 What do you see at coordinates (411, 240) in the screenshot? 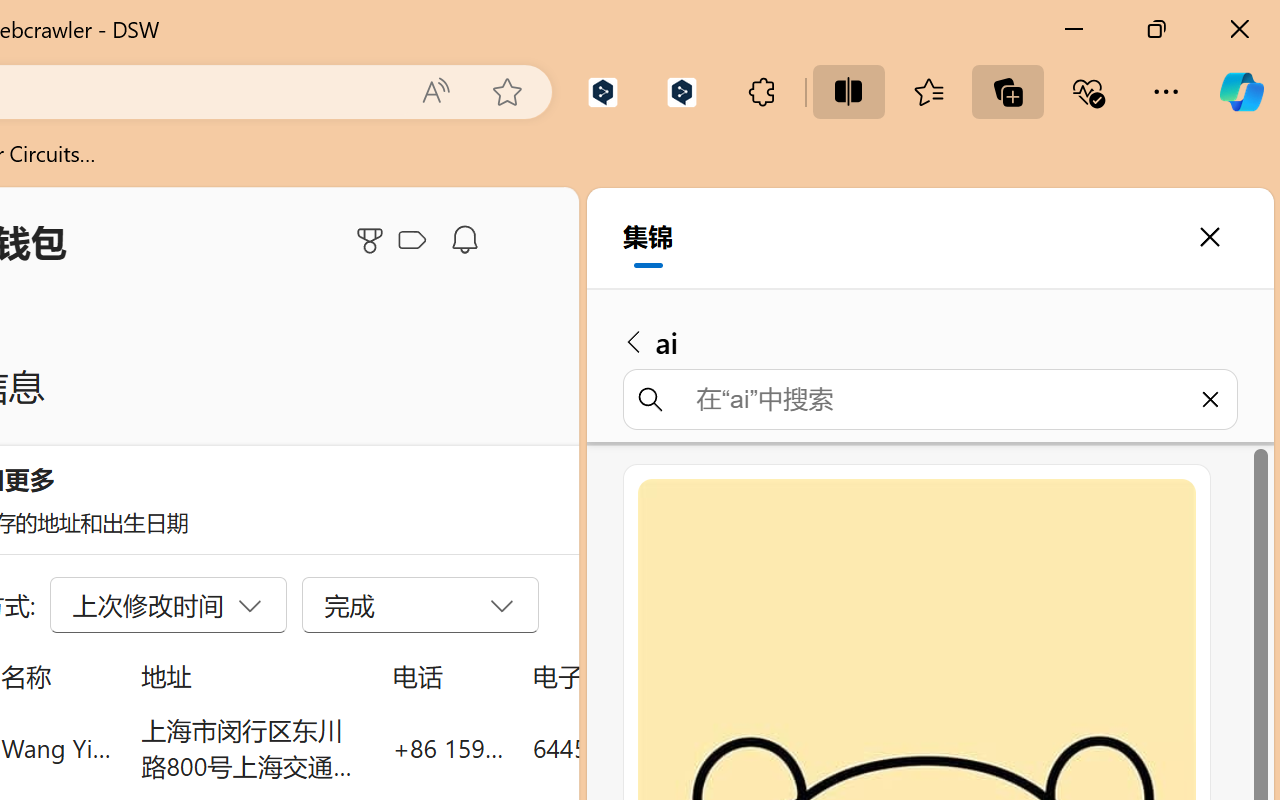
I see `'Class: ___1lmltc5 f1agt3bx f12qytpq'` at bounding box center [411, 240].